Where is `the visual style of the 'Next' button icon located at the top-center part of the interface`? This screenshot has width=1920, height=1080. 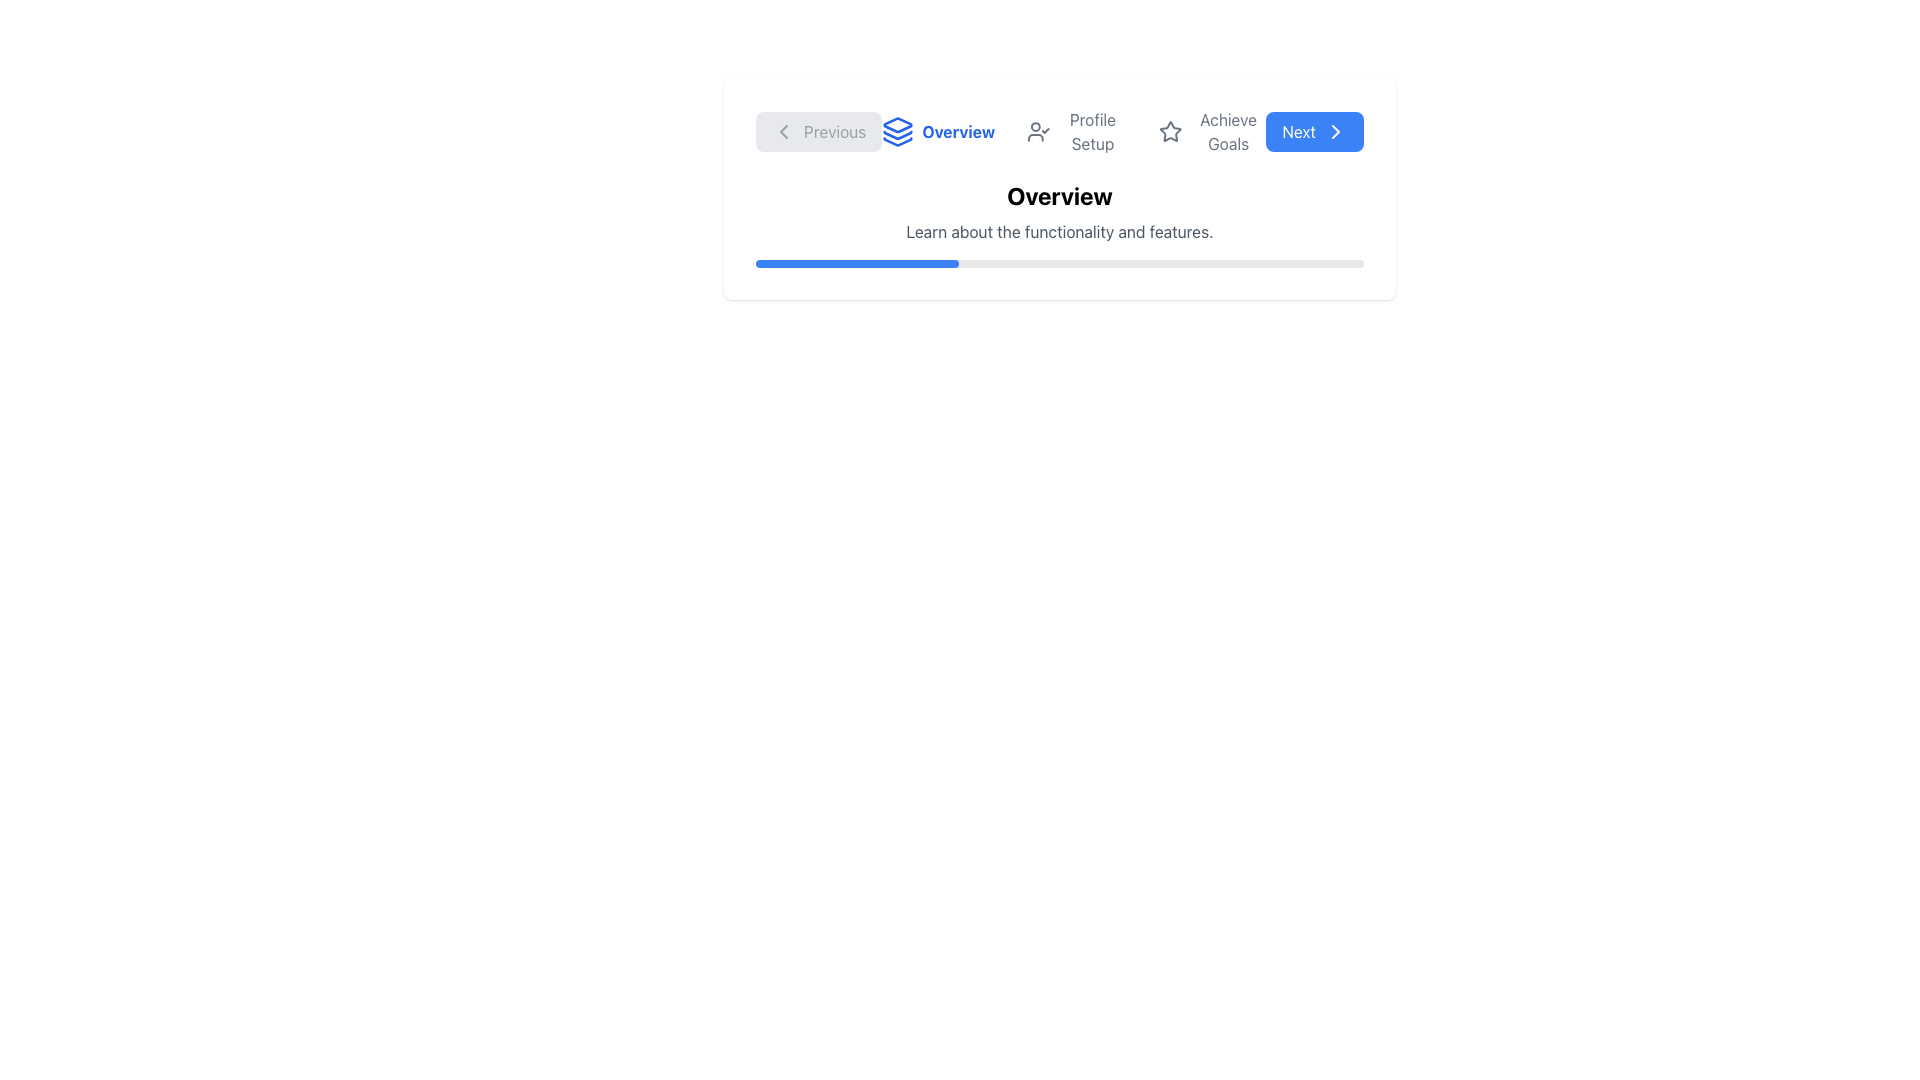
the visual style of the 'Next' button icon located at the top-center part of the interface is located at coordinates (1335, 131).